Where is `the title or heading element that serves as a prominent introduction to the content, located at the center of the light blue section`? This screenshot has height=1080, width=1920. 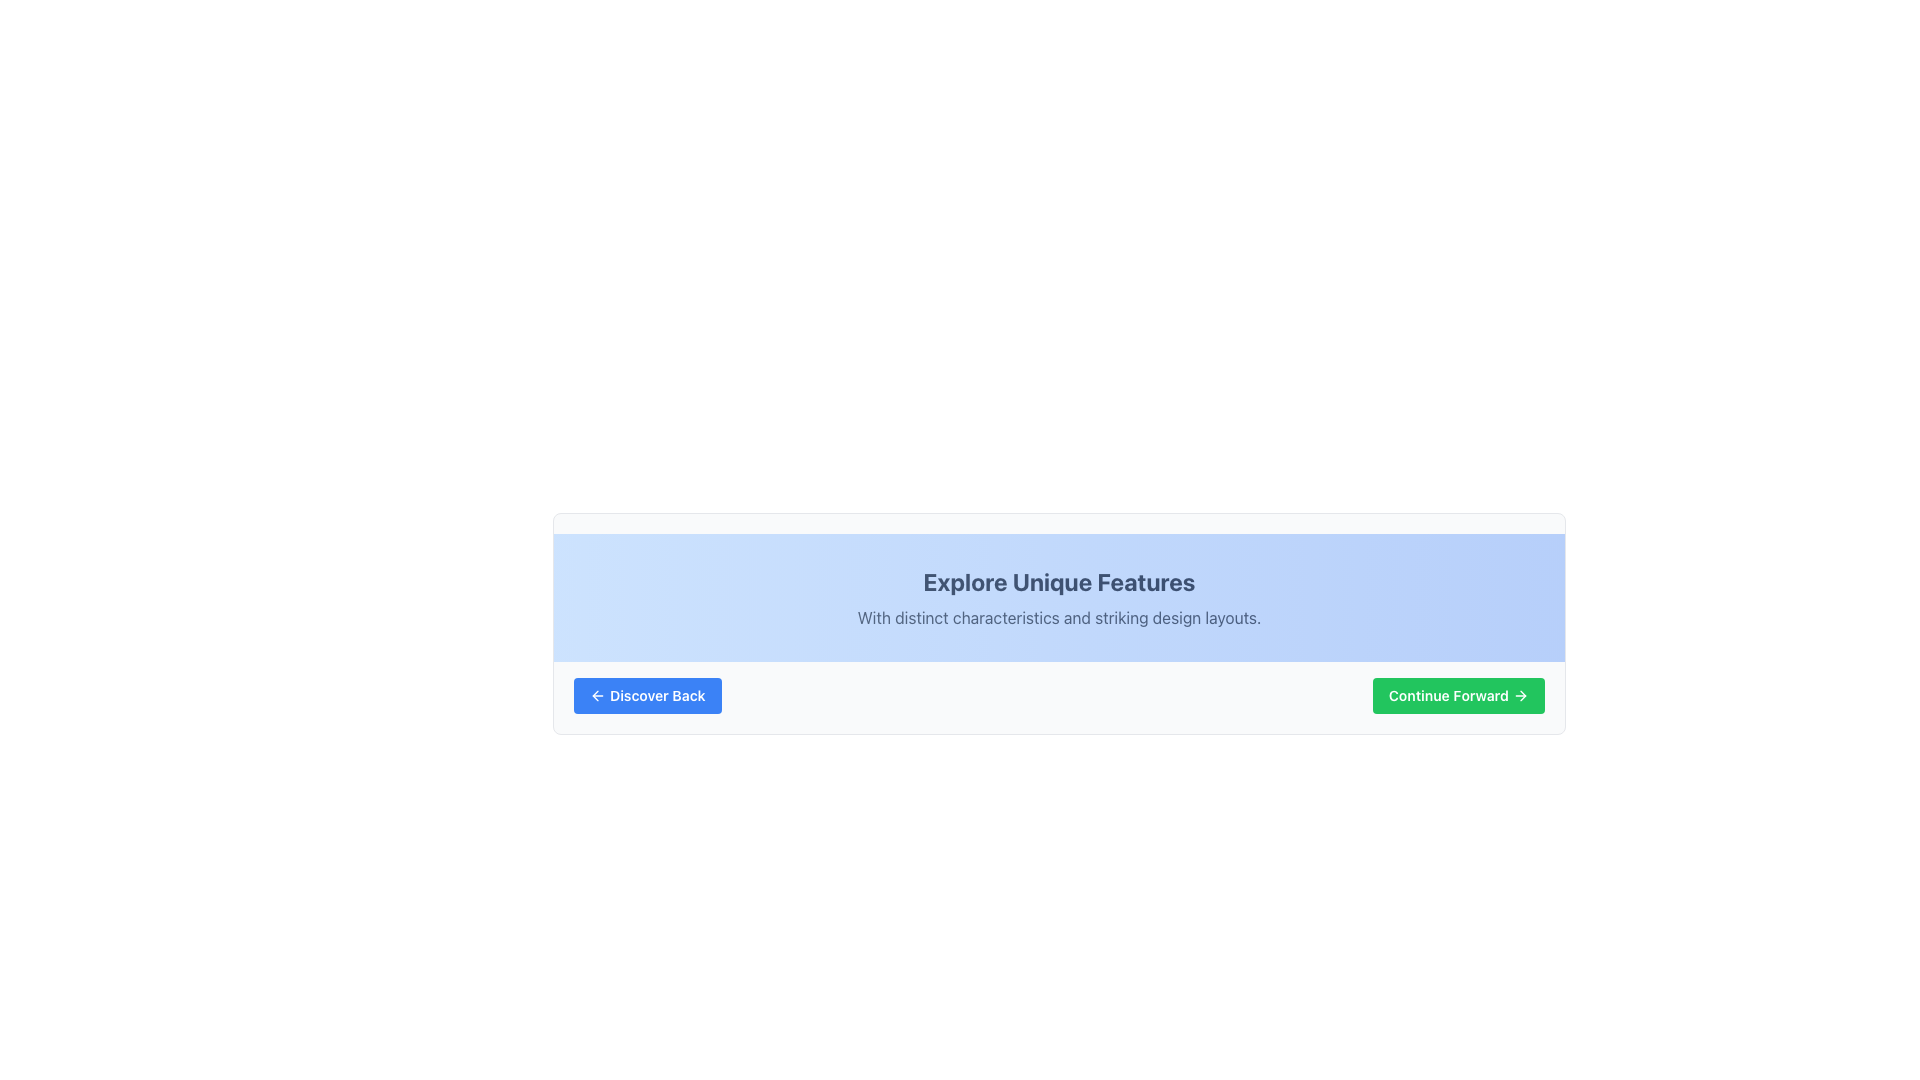 the title or heading element that serves as a prominent introduction to the content, located at the center of the light blue section is located at coordinates (1058, 582).